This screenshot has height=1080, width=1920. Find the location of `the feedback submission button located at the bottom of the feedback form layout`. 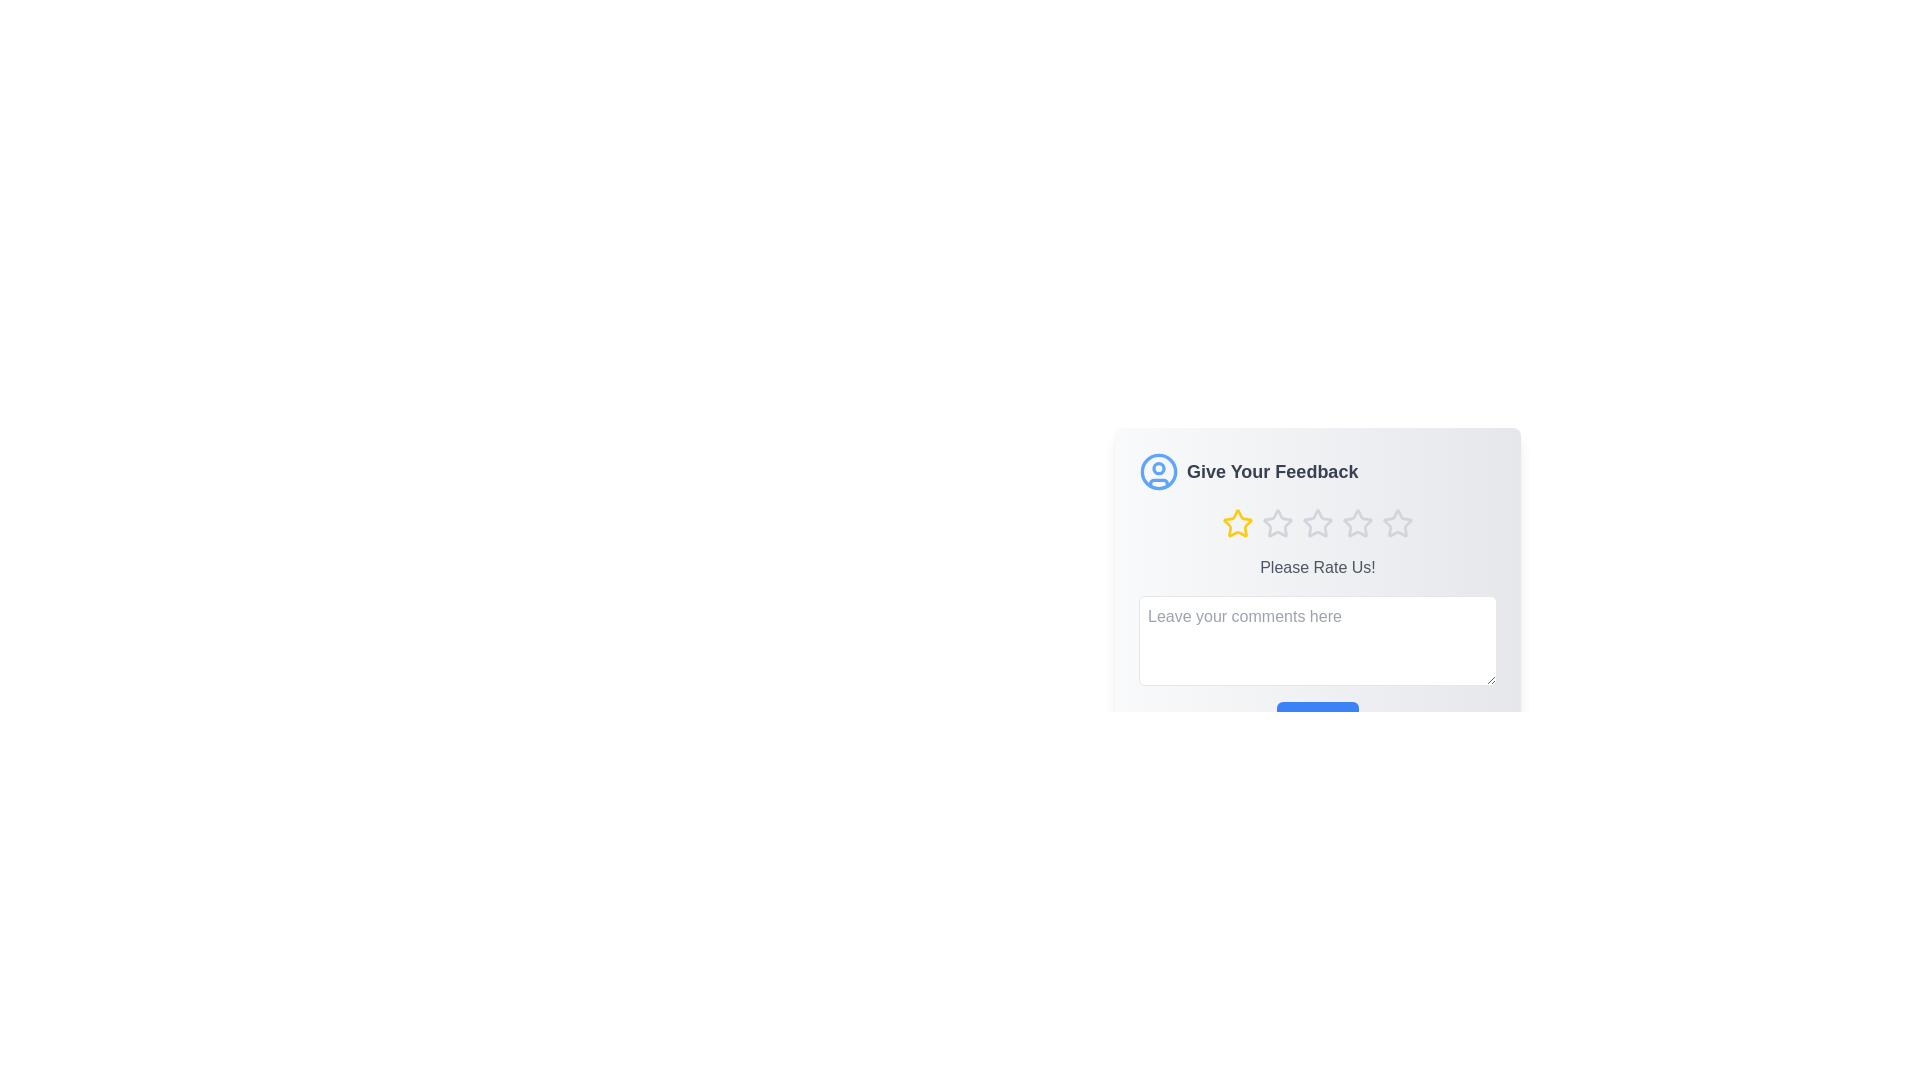

the feedback submission button located at the bottom of the feedback form layout is located at coordinates (1318, 721).